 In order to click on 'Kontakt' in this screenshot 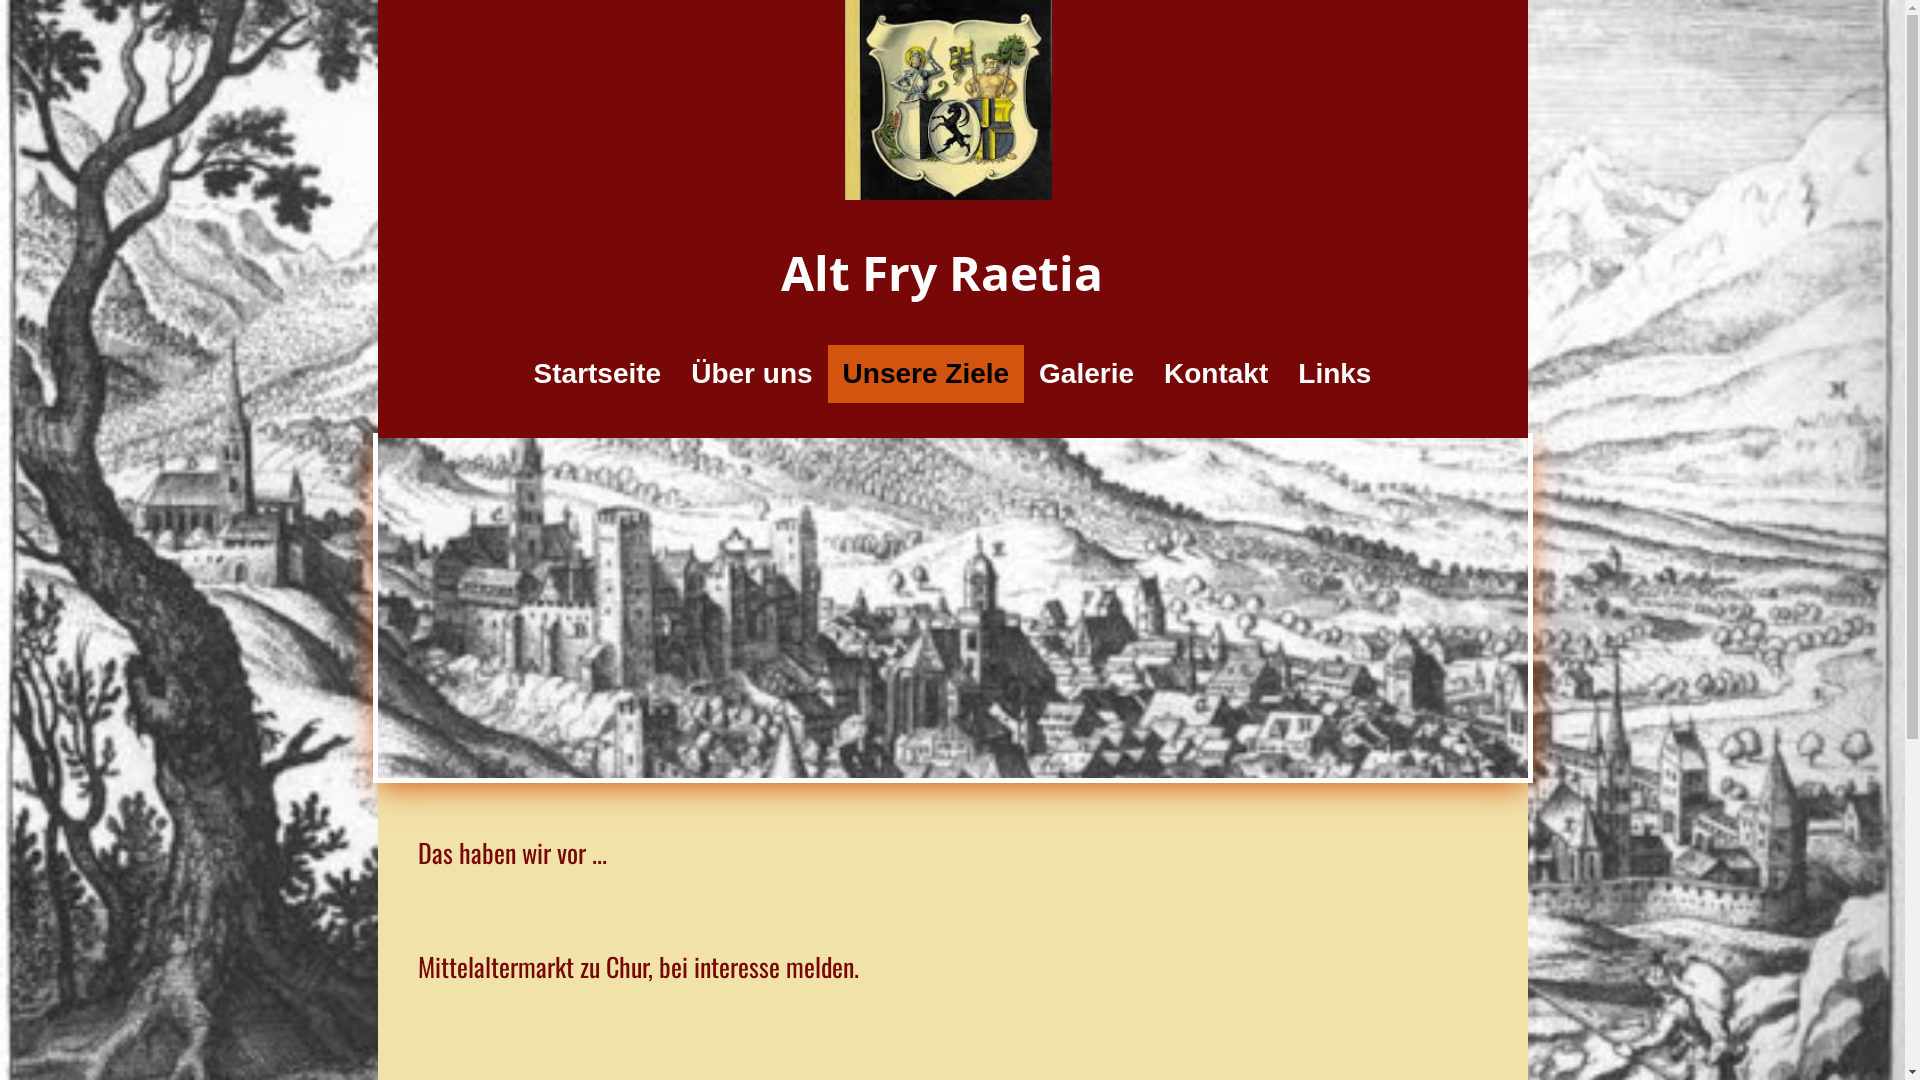, I will do `click(1214, 374)`.